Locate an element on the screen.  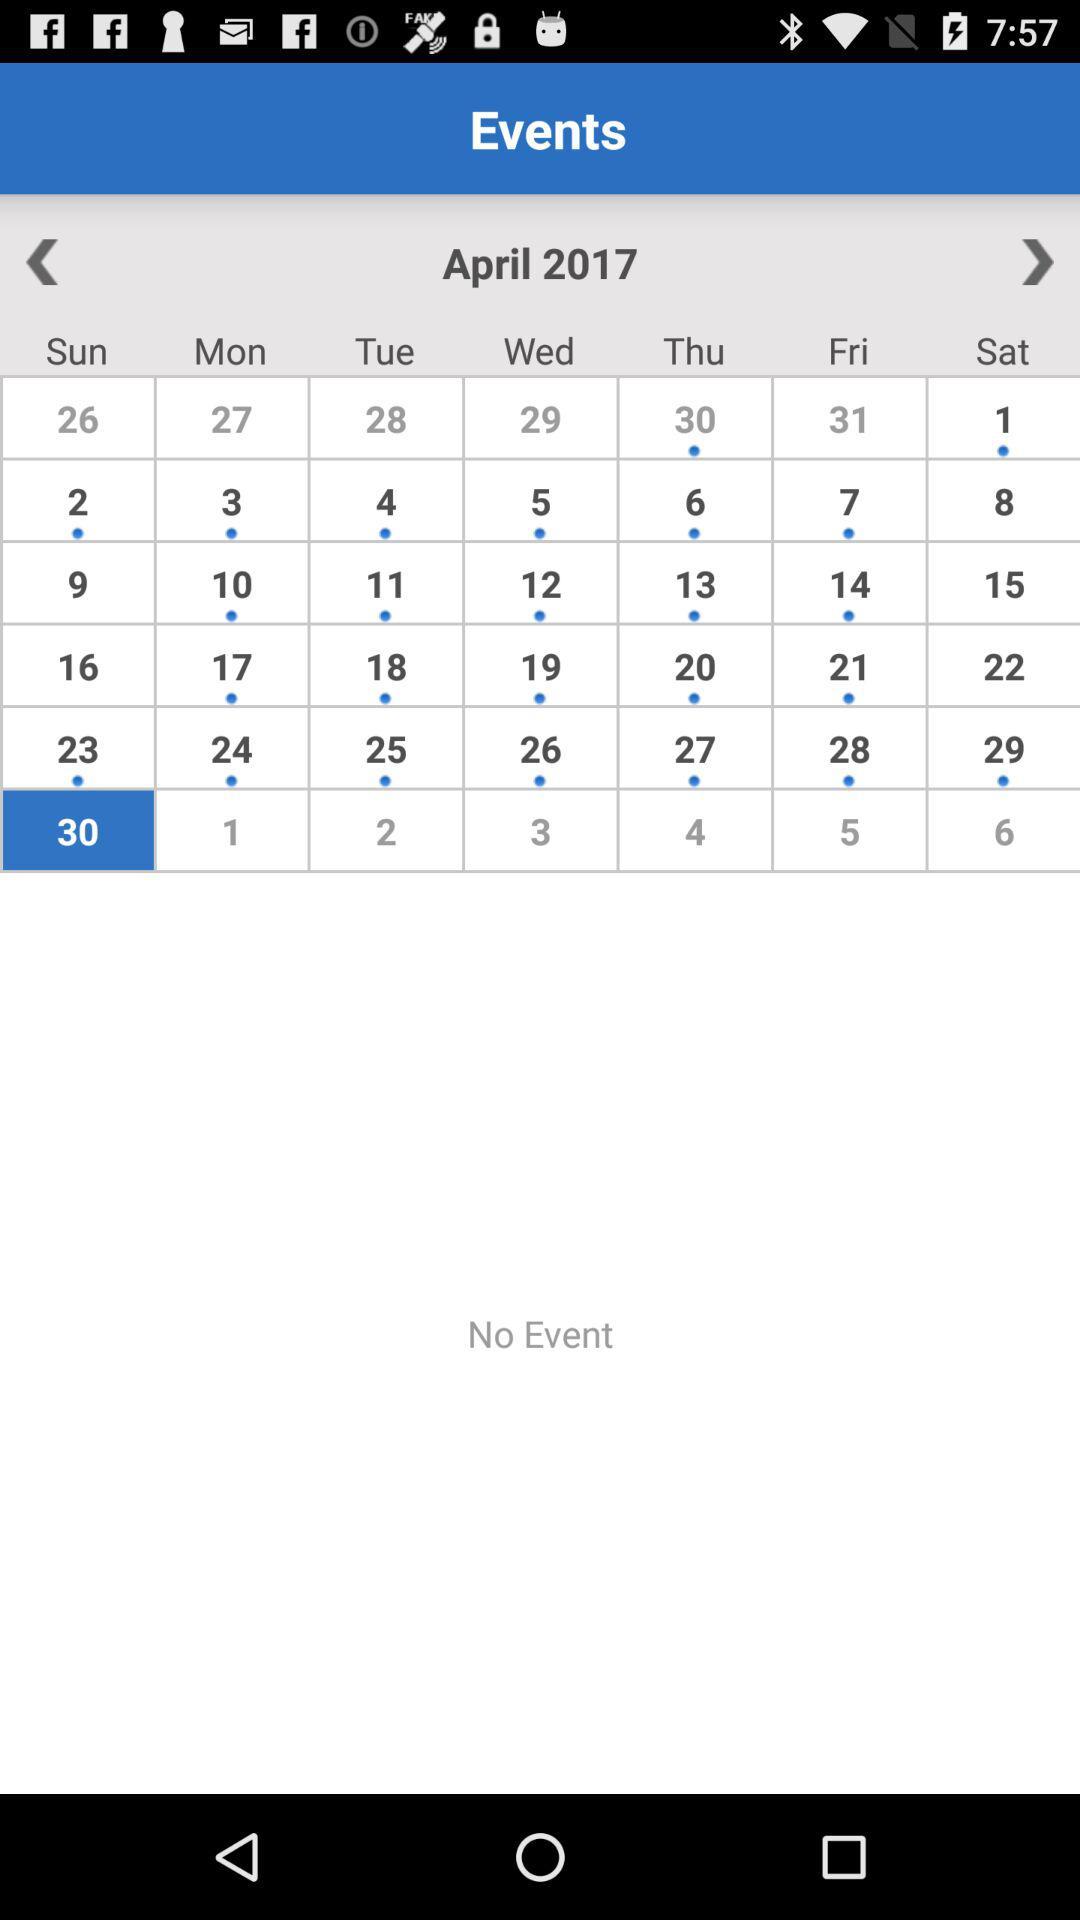
item below the 16 item is located at coordinates (77, 746).